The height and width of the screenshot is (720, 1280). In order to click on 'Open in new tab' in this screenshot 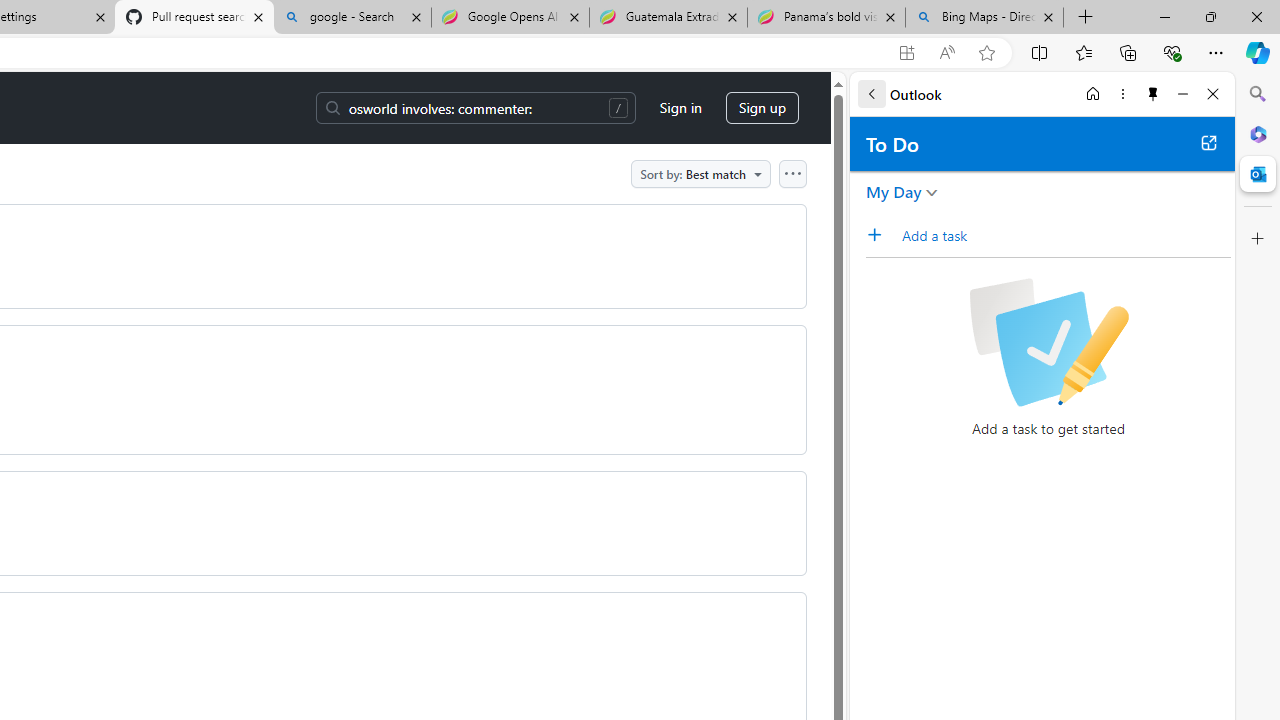, I will do `click(1207, 141)`.